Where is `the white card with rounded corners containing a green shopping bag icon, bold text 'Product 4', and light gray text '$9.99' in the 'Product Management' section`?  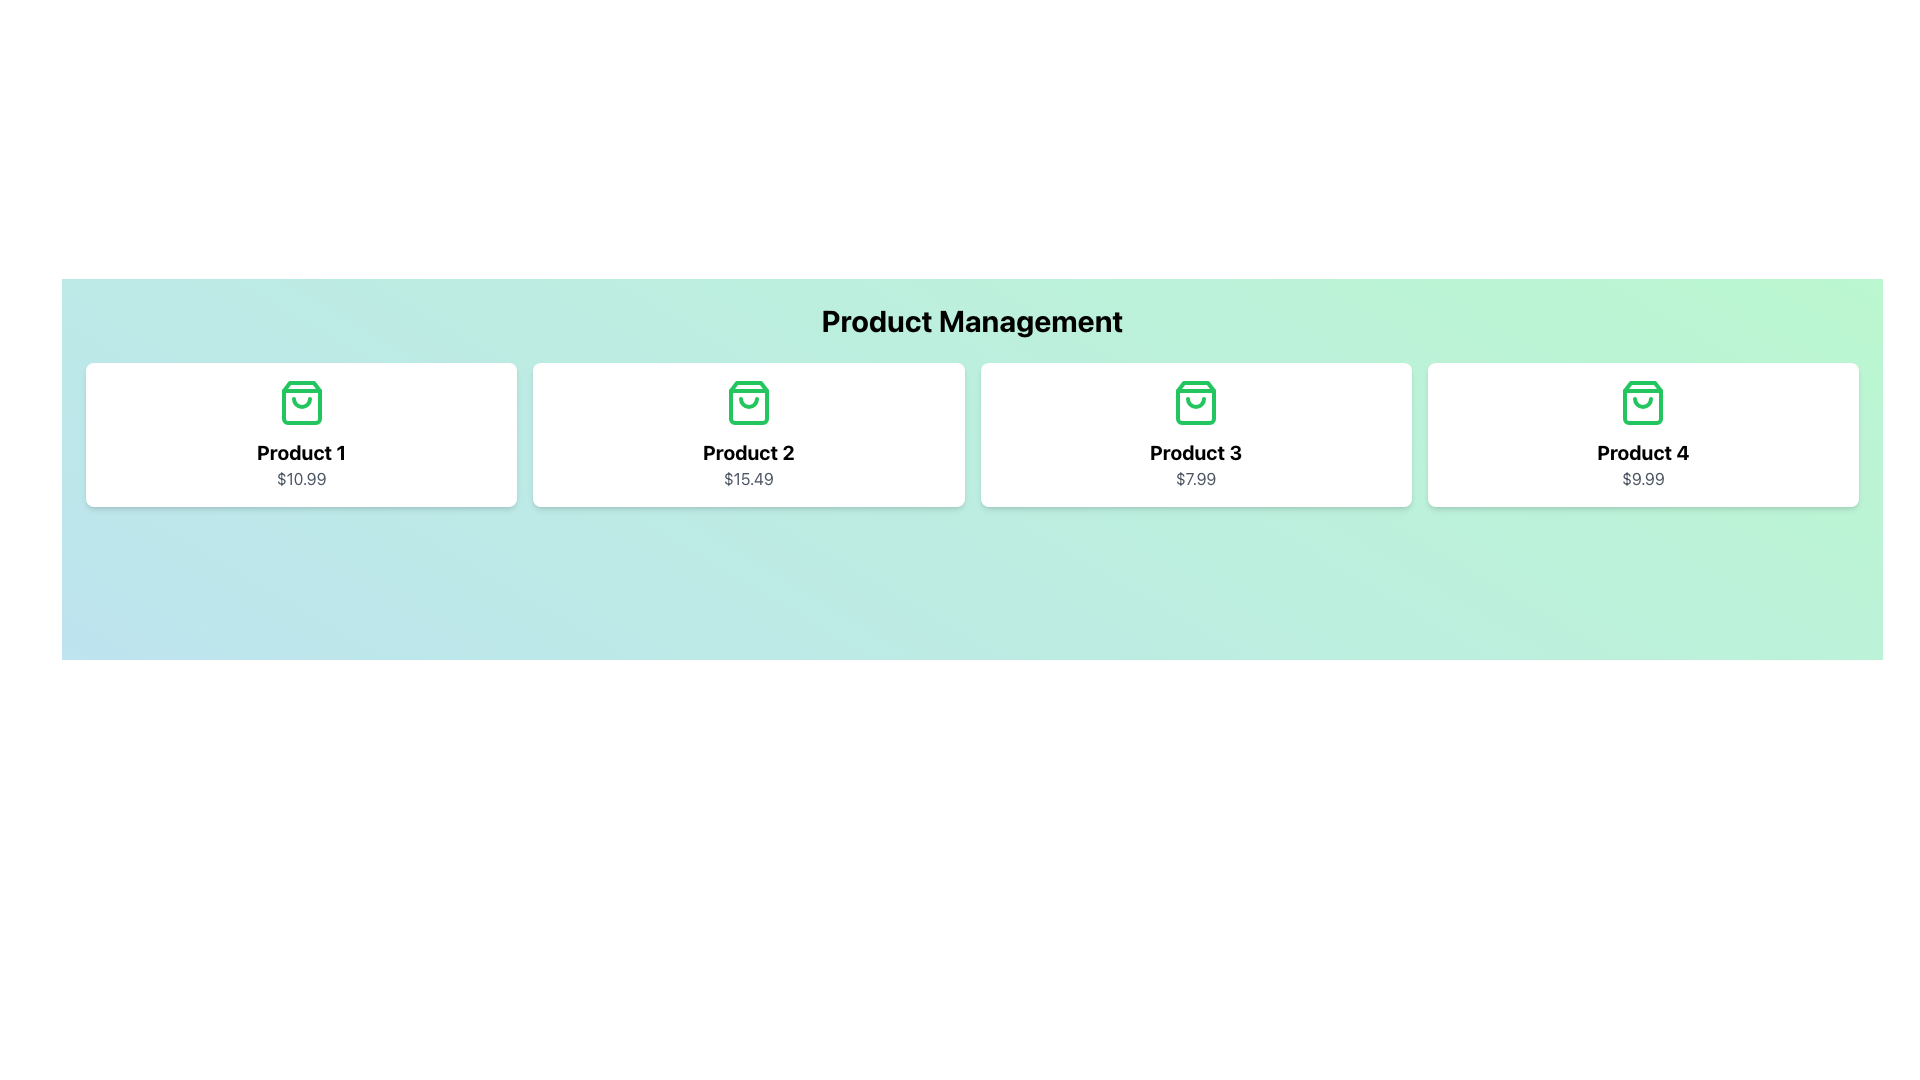
the white card with rounded corners containing a green shopping bag icon, bold text 'Product 4', and light gray text '$9.99' in the 'Product Management' section is located at coordinates (1643, 434).